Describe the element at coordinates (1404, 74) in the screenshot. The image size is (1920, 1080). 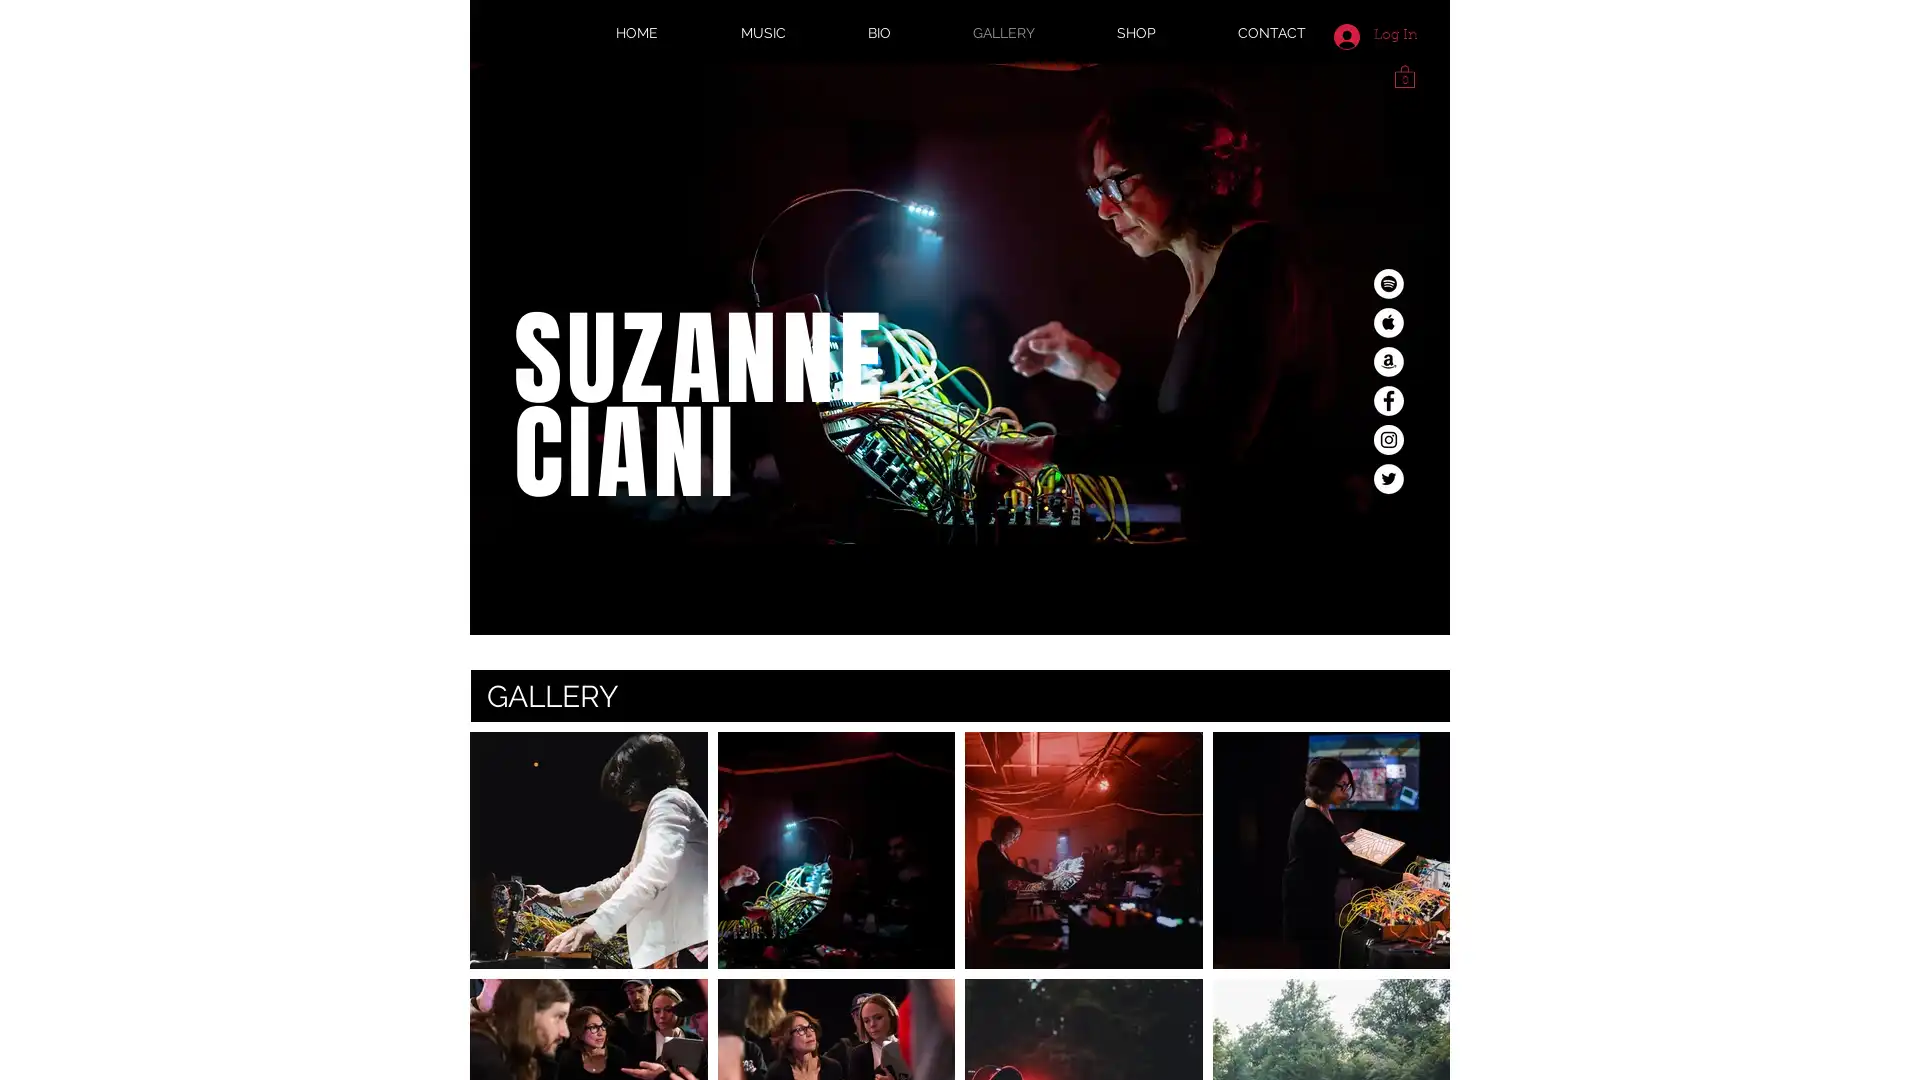
I see `Cart with 0 items` at that location.